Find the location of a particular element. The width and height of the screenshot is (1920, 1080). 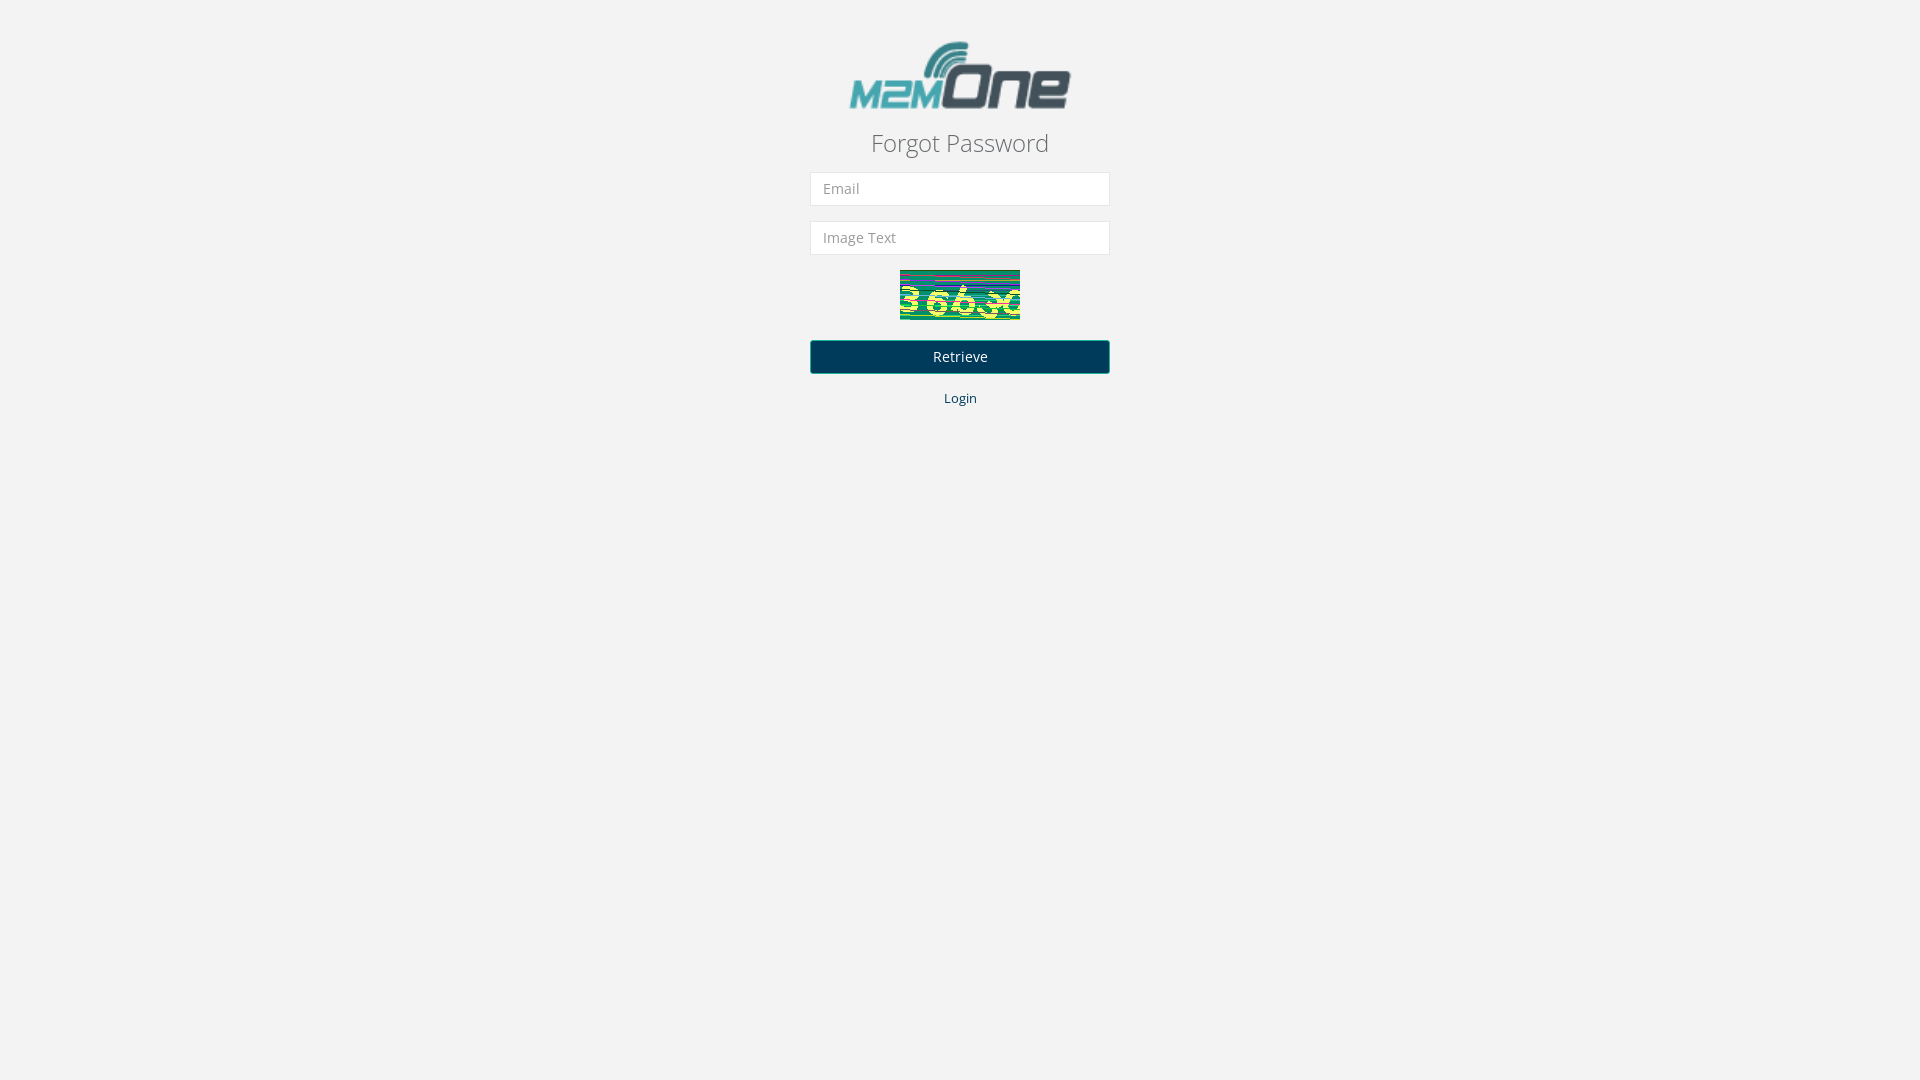

'Login' is located at coordinates (960, 397).